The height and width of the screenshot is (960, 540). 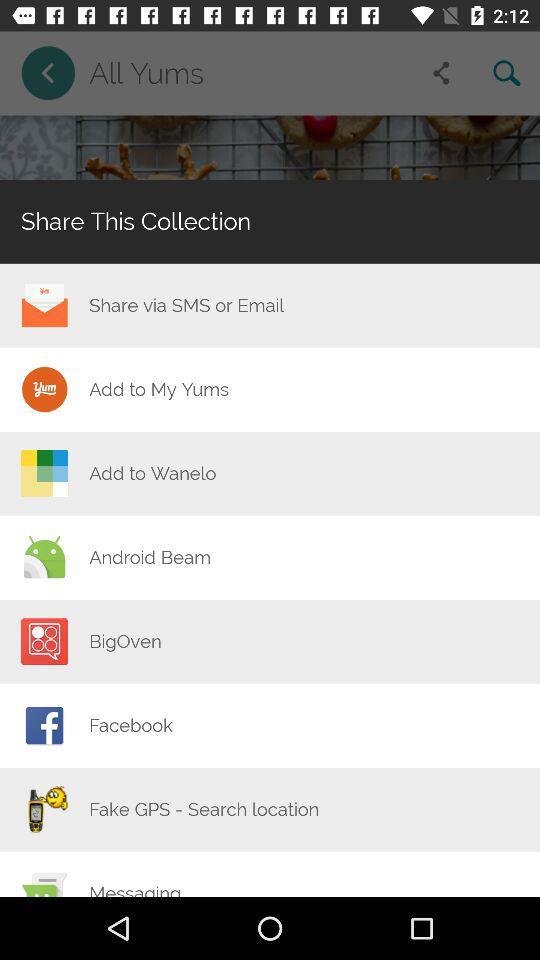 What do you see at coordinates (149, 557) in the screenshot?
I see `the item above the bigoven` at bounding box center [149, 557].